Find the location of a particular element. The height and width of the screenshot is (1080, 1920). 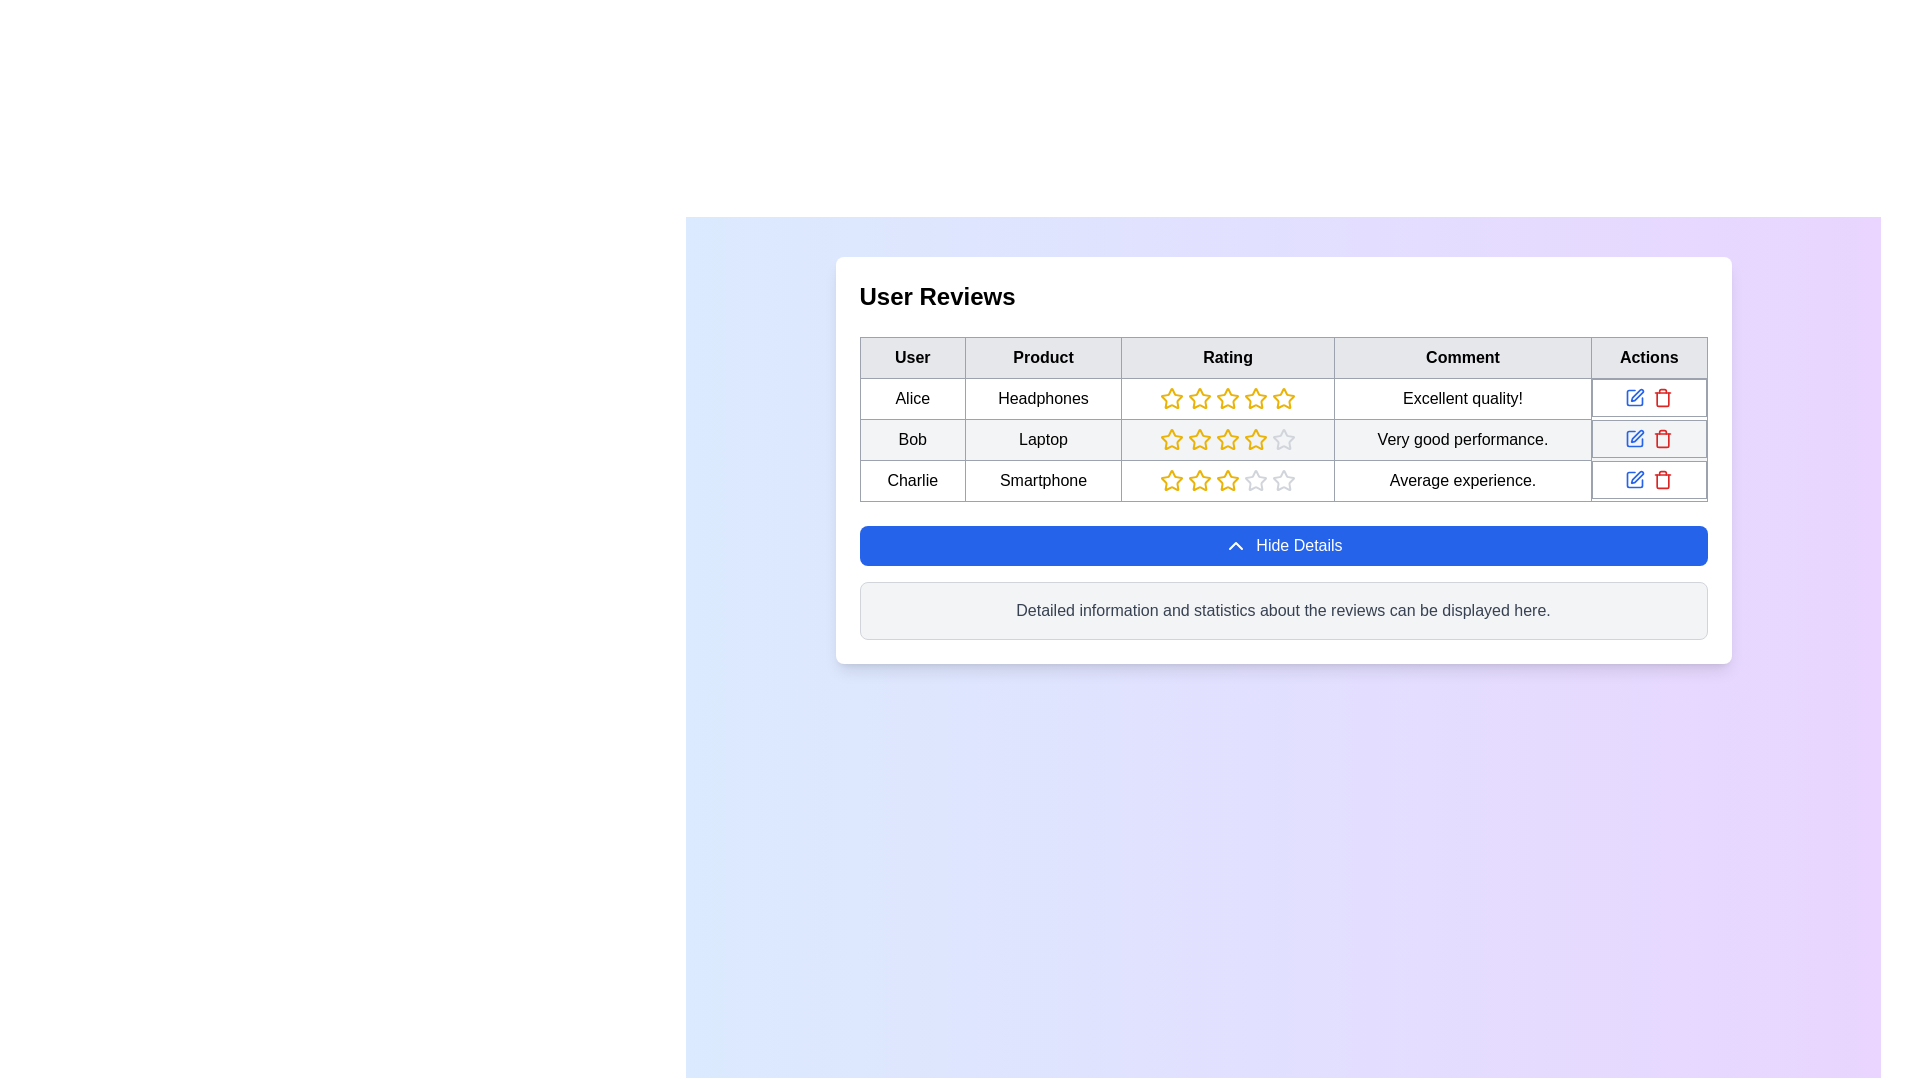

the rating star icon in the third row associated with Charlie's review of the Smartphone product to rate it is located at coordinates (1200, 480).